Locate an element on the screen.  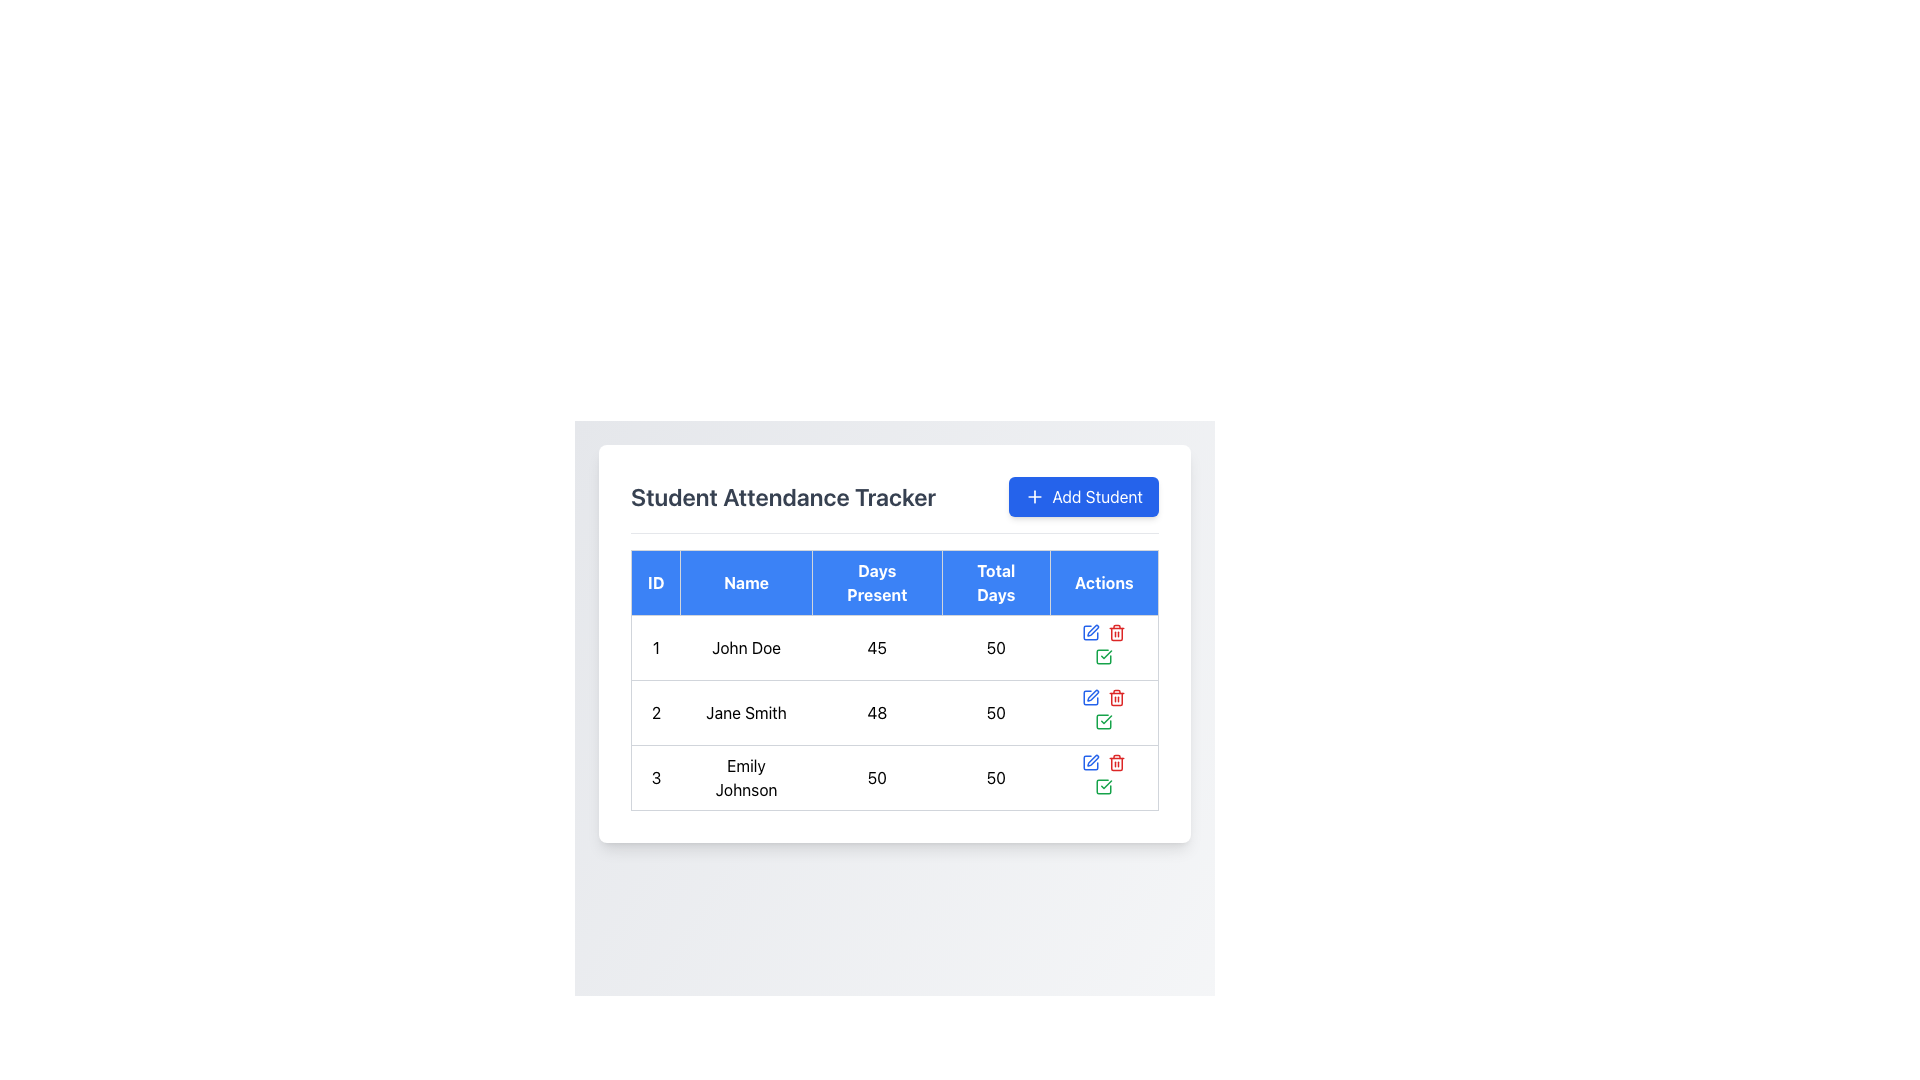
the table cell displaying 'Jane Smith' is located at coordinates (745, 712).